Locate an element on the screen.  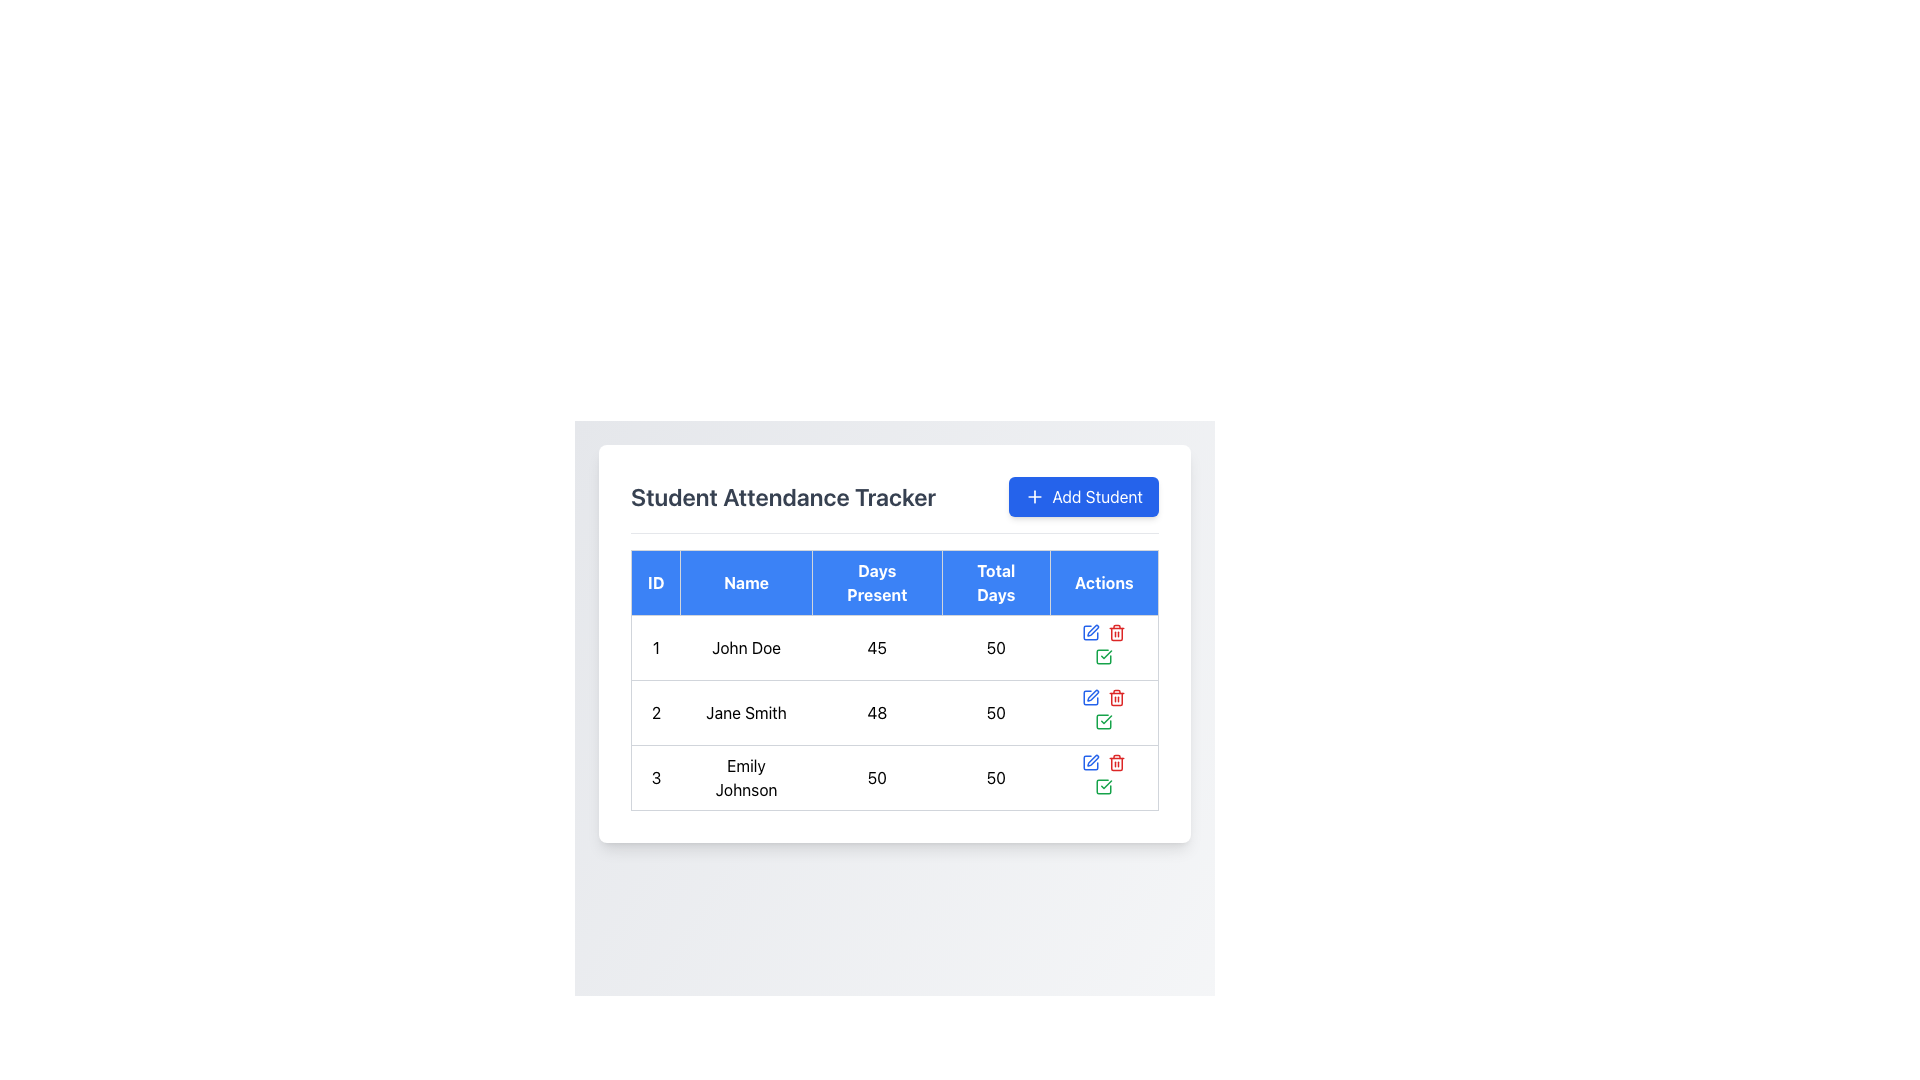
the table cell displaying 'Jane Smith' is located at coordinates (745, 712).